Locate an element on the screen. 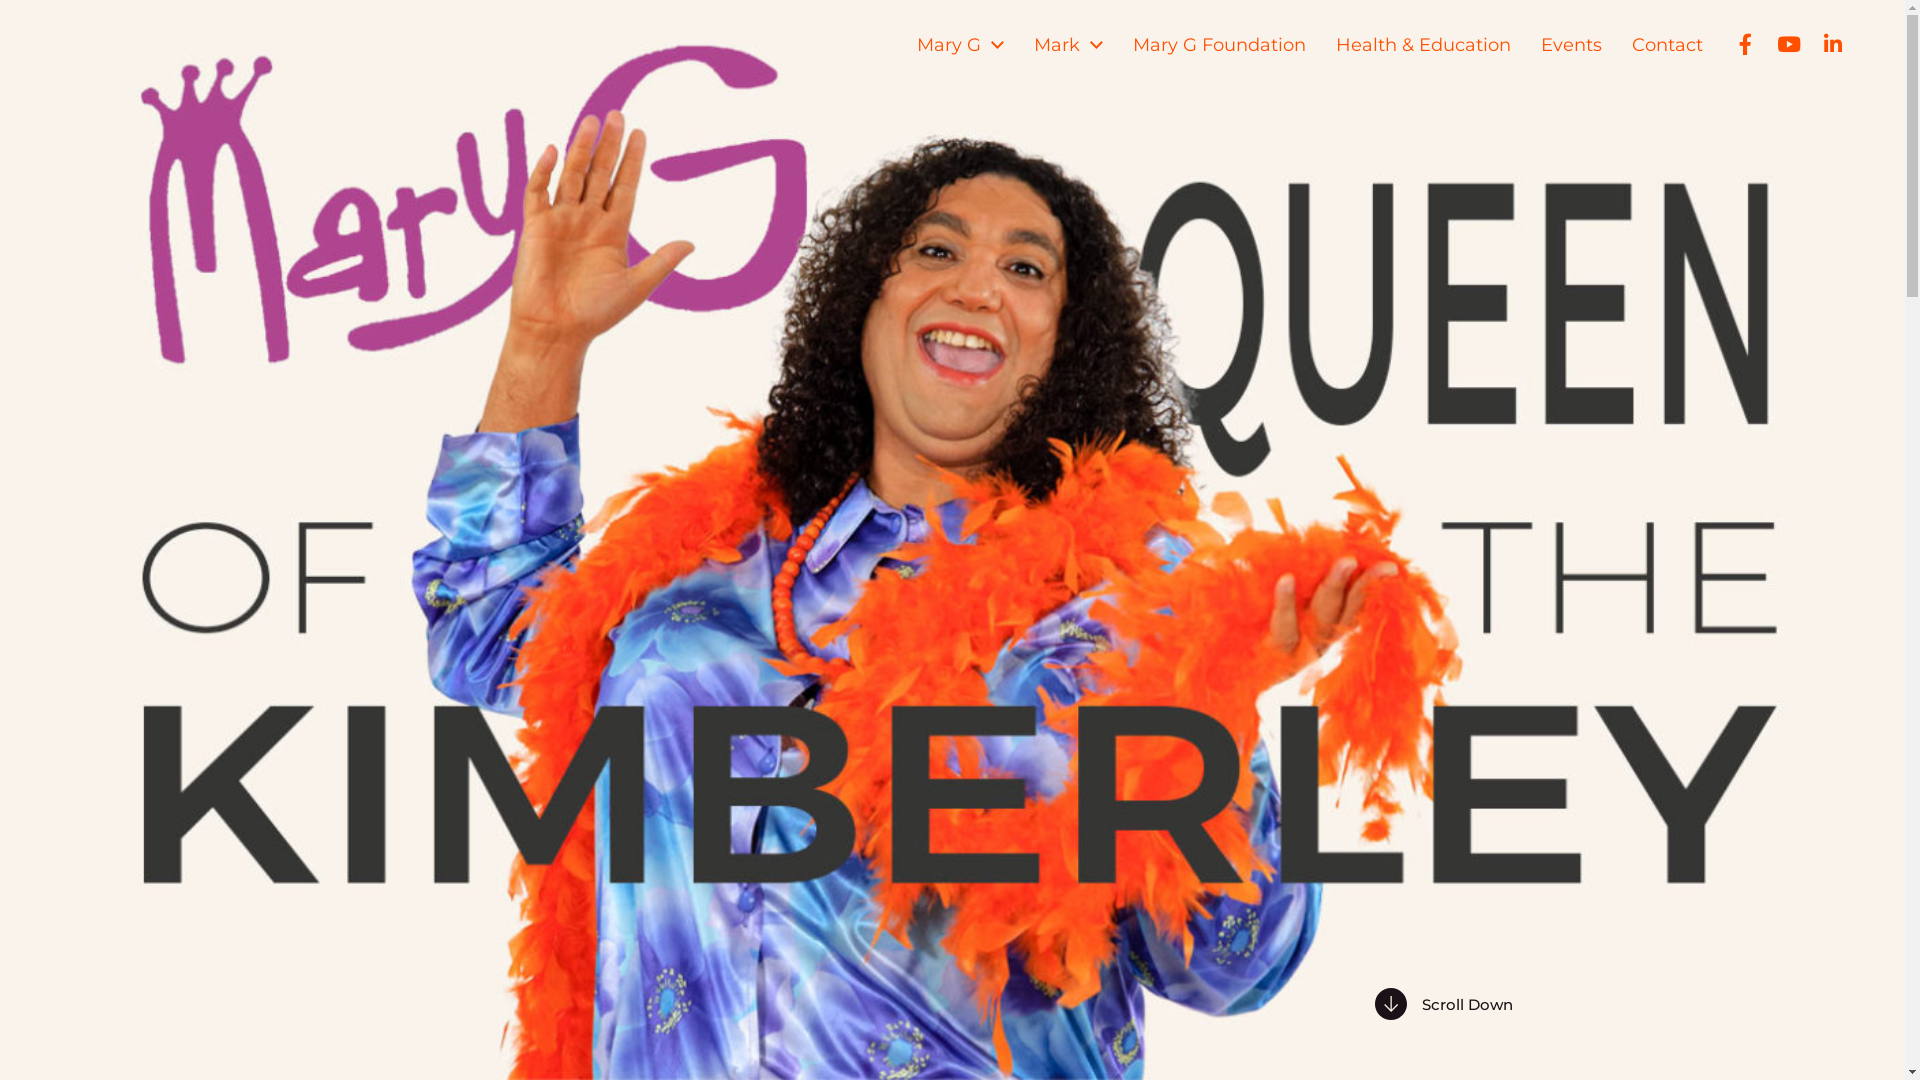 The height and width of the screenshot is (1080, 1920). 'Mary G Foundation' is located at coordinates (1218, 45).